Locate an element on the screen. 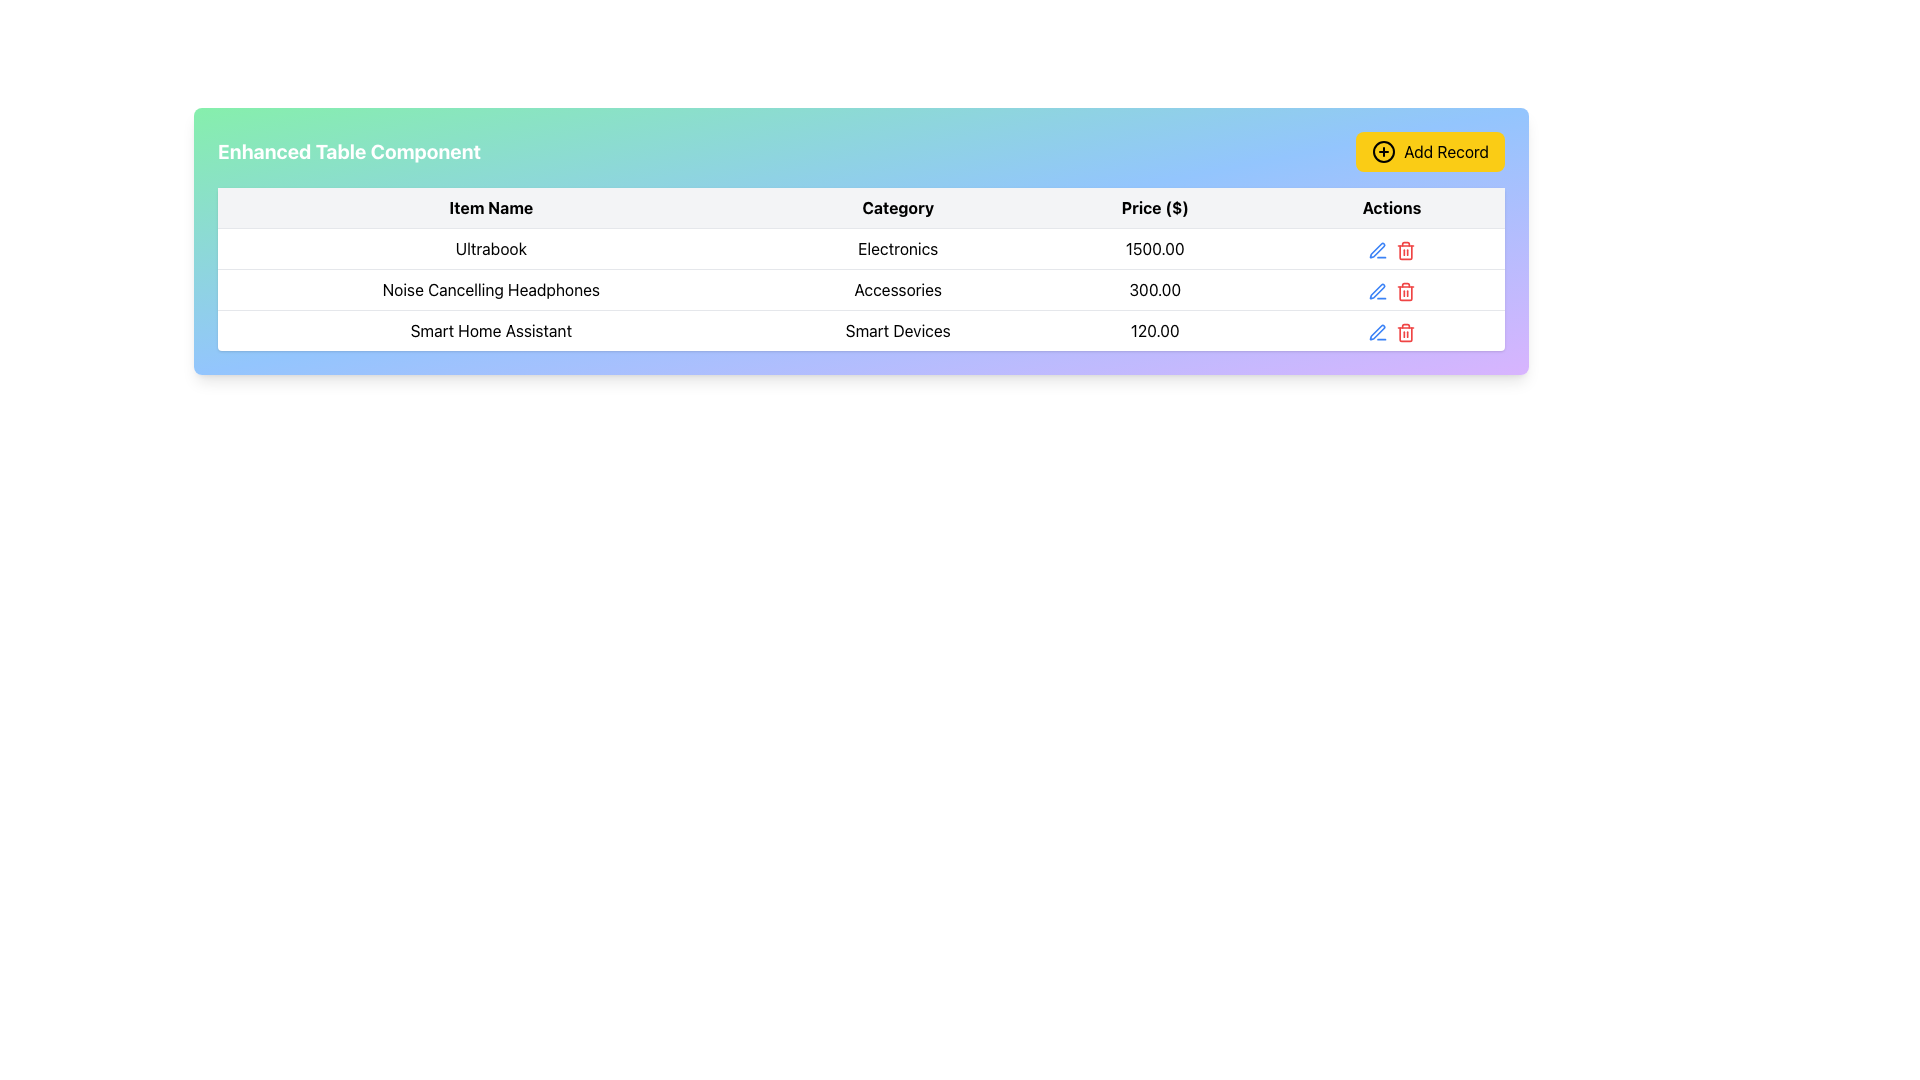  the trash can icon button located in the last row under the 'Actions' column of the table is located at coordinates (1404, 331).